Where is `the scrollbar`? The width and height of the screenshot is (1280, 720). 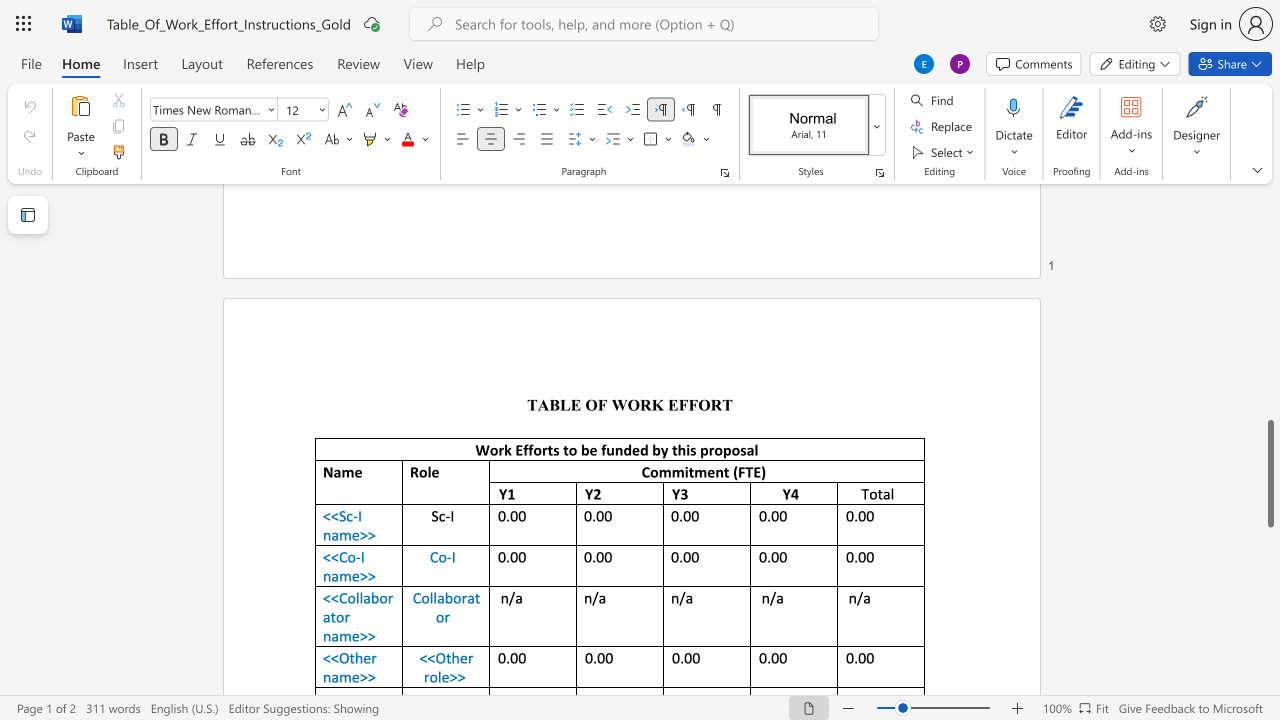
the scrollbar is located at coordinates (1269, 370).